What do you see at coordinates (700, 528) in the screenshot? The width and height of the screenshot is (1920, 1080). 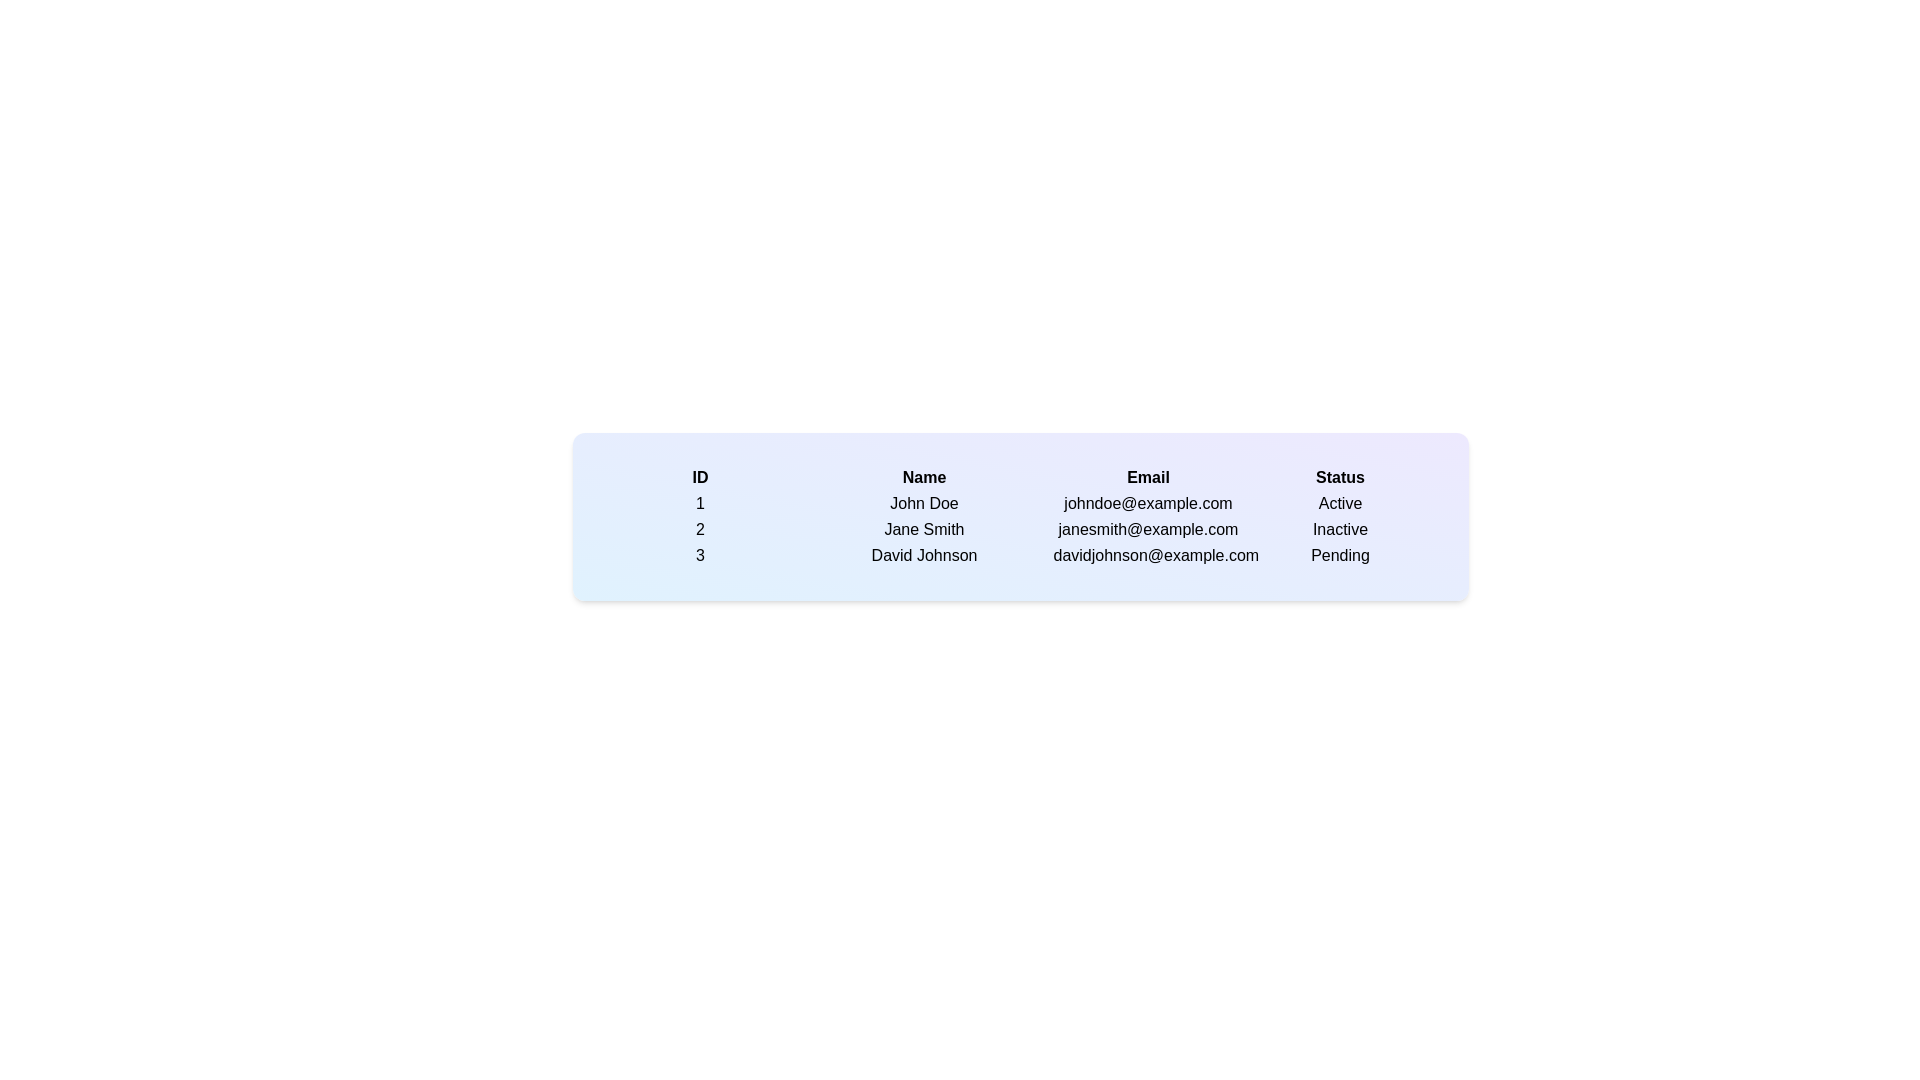 I see `the row corresponding to user 2` at bounding box center [700, 528].